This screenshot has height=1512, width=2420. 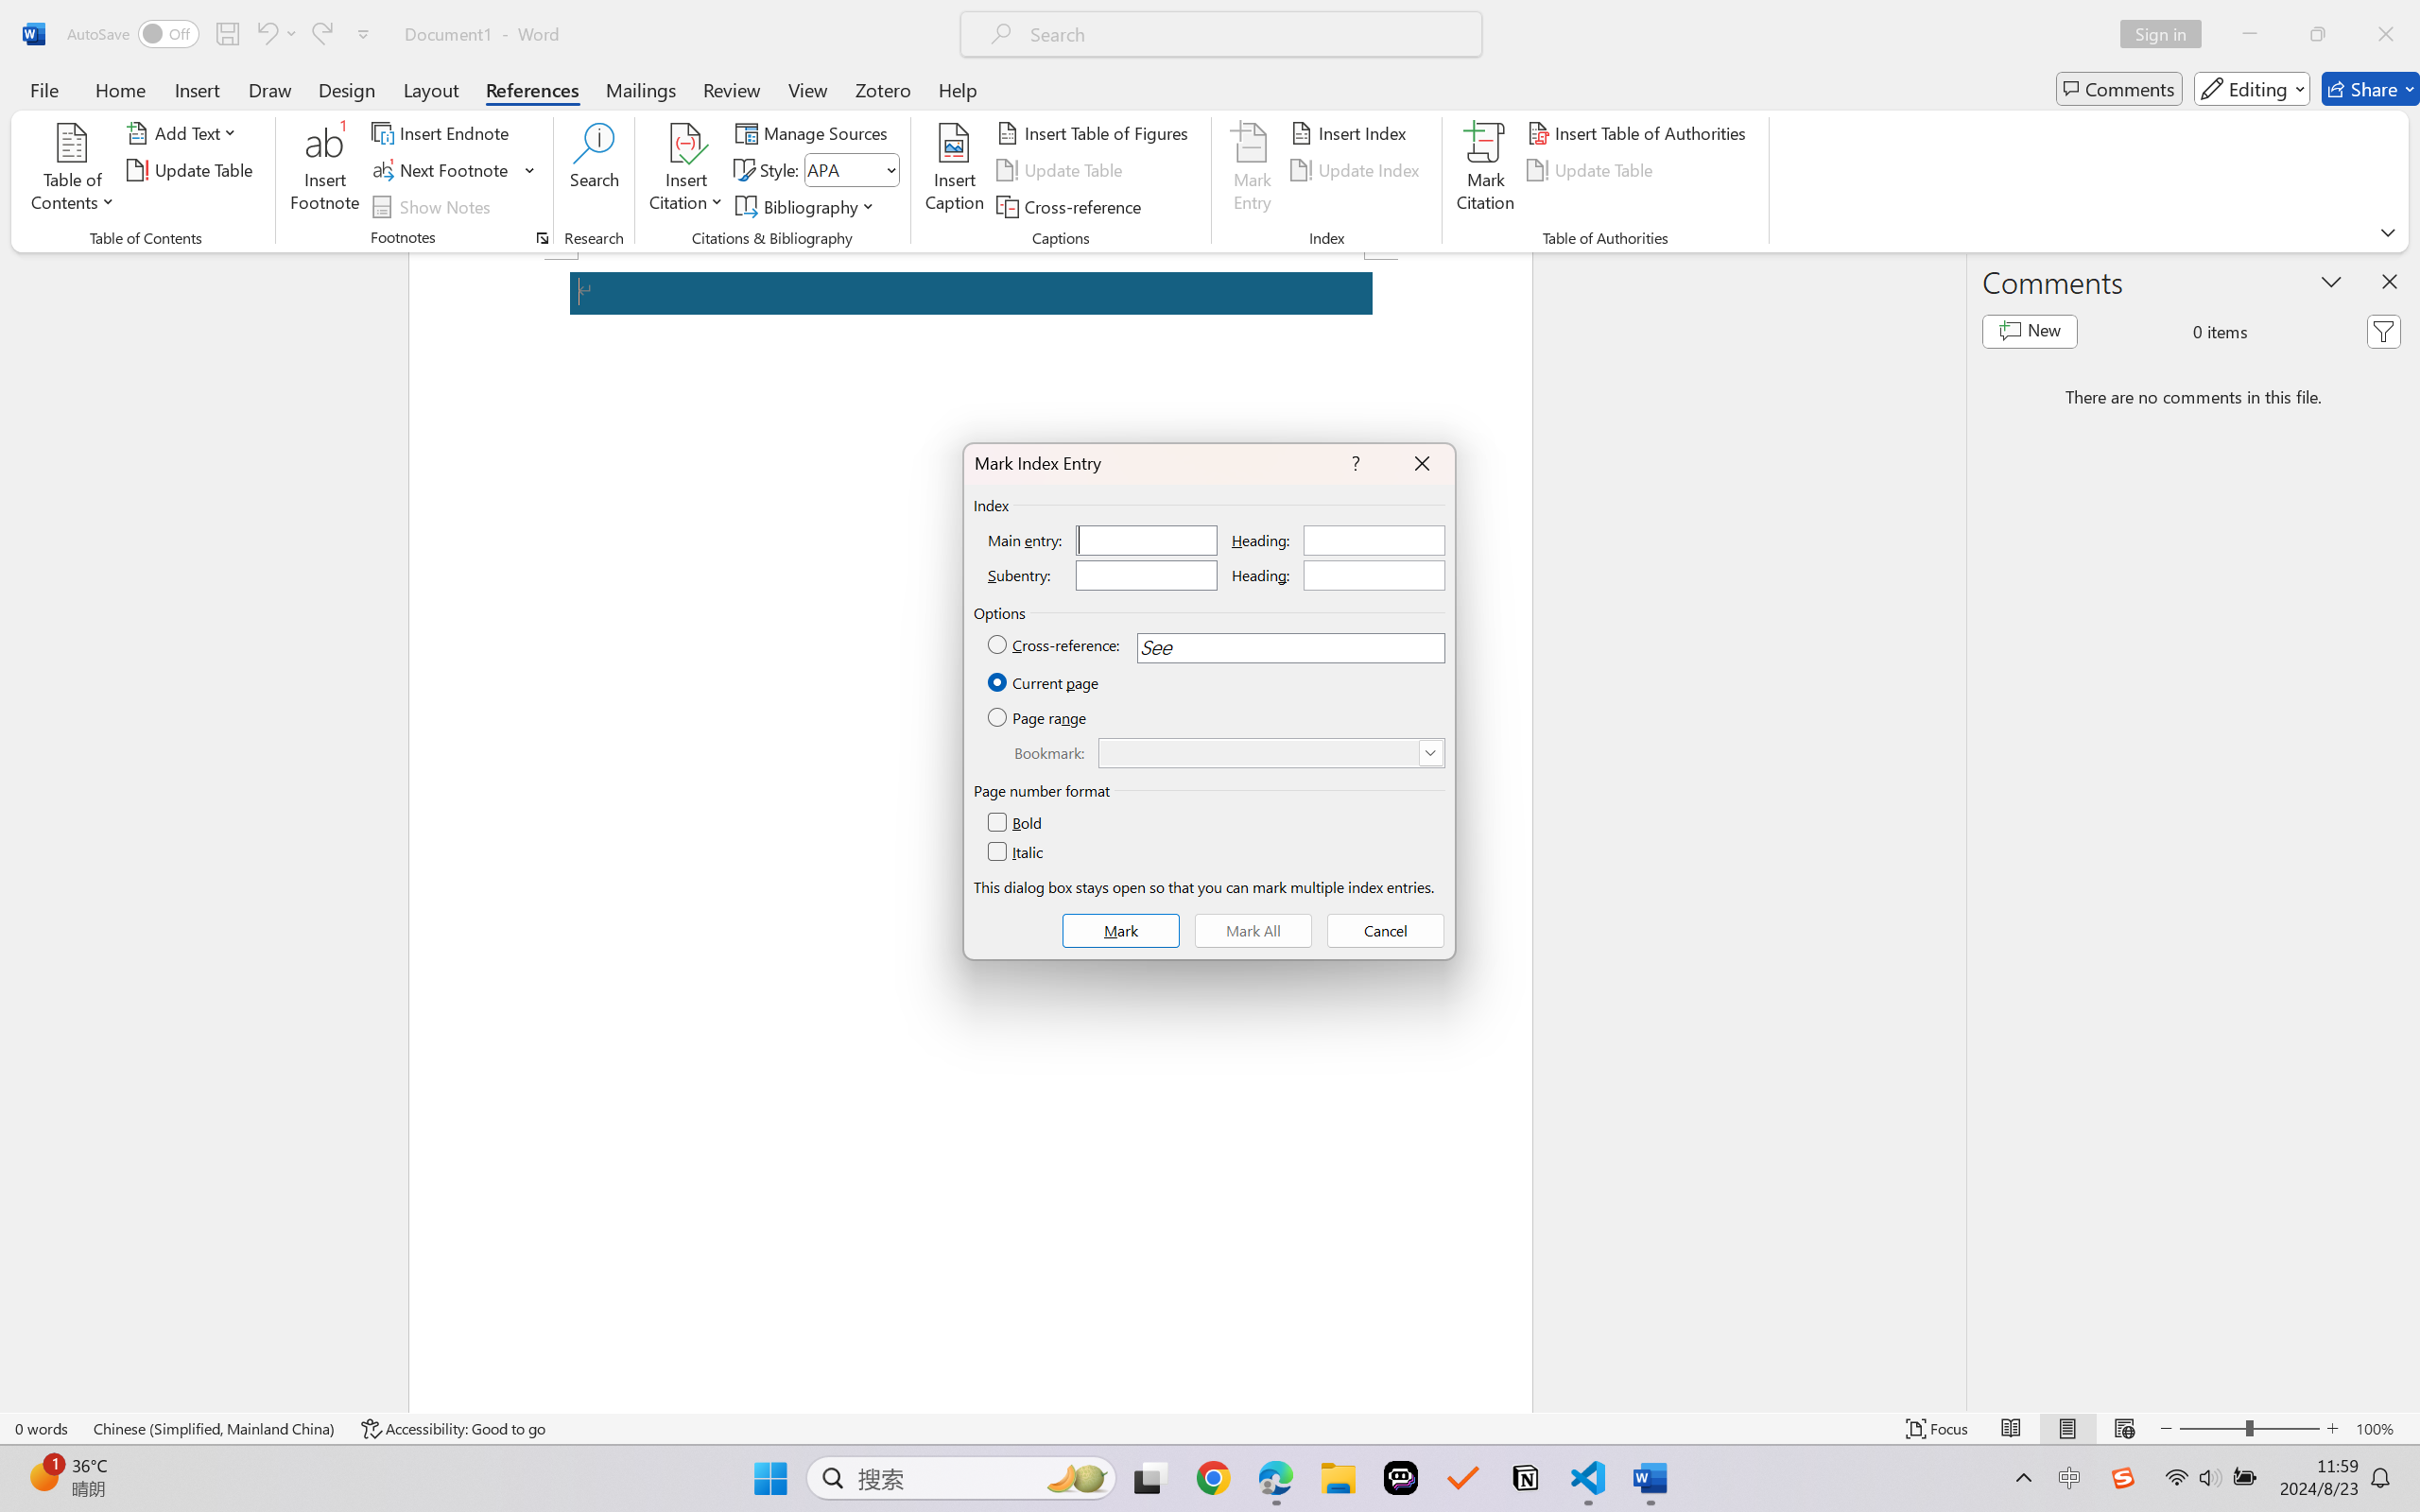 What do you see at coordinates (1252, 170) in the screenshot?
I see `'Mark Entry...'` at bounding box center [1252, 170].